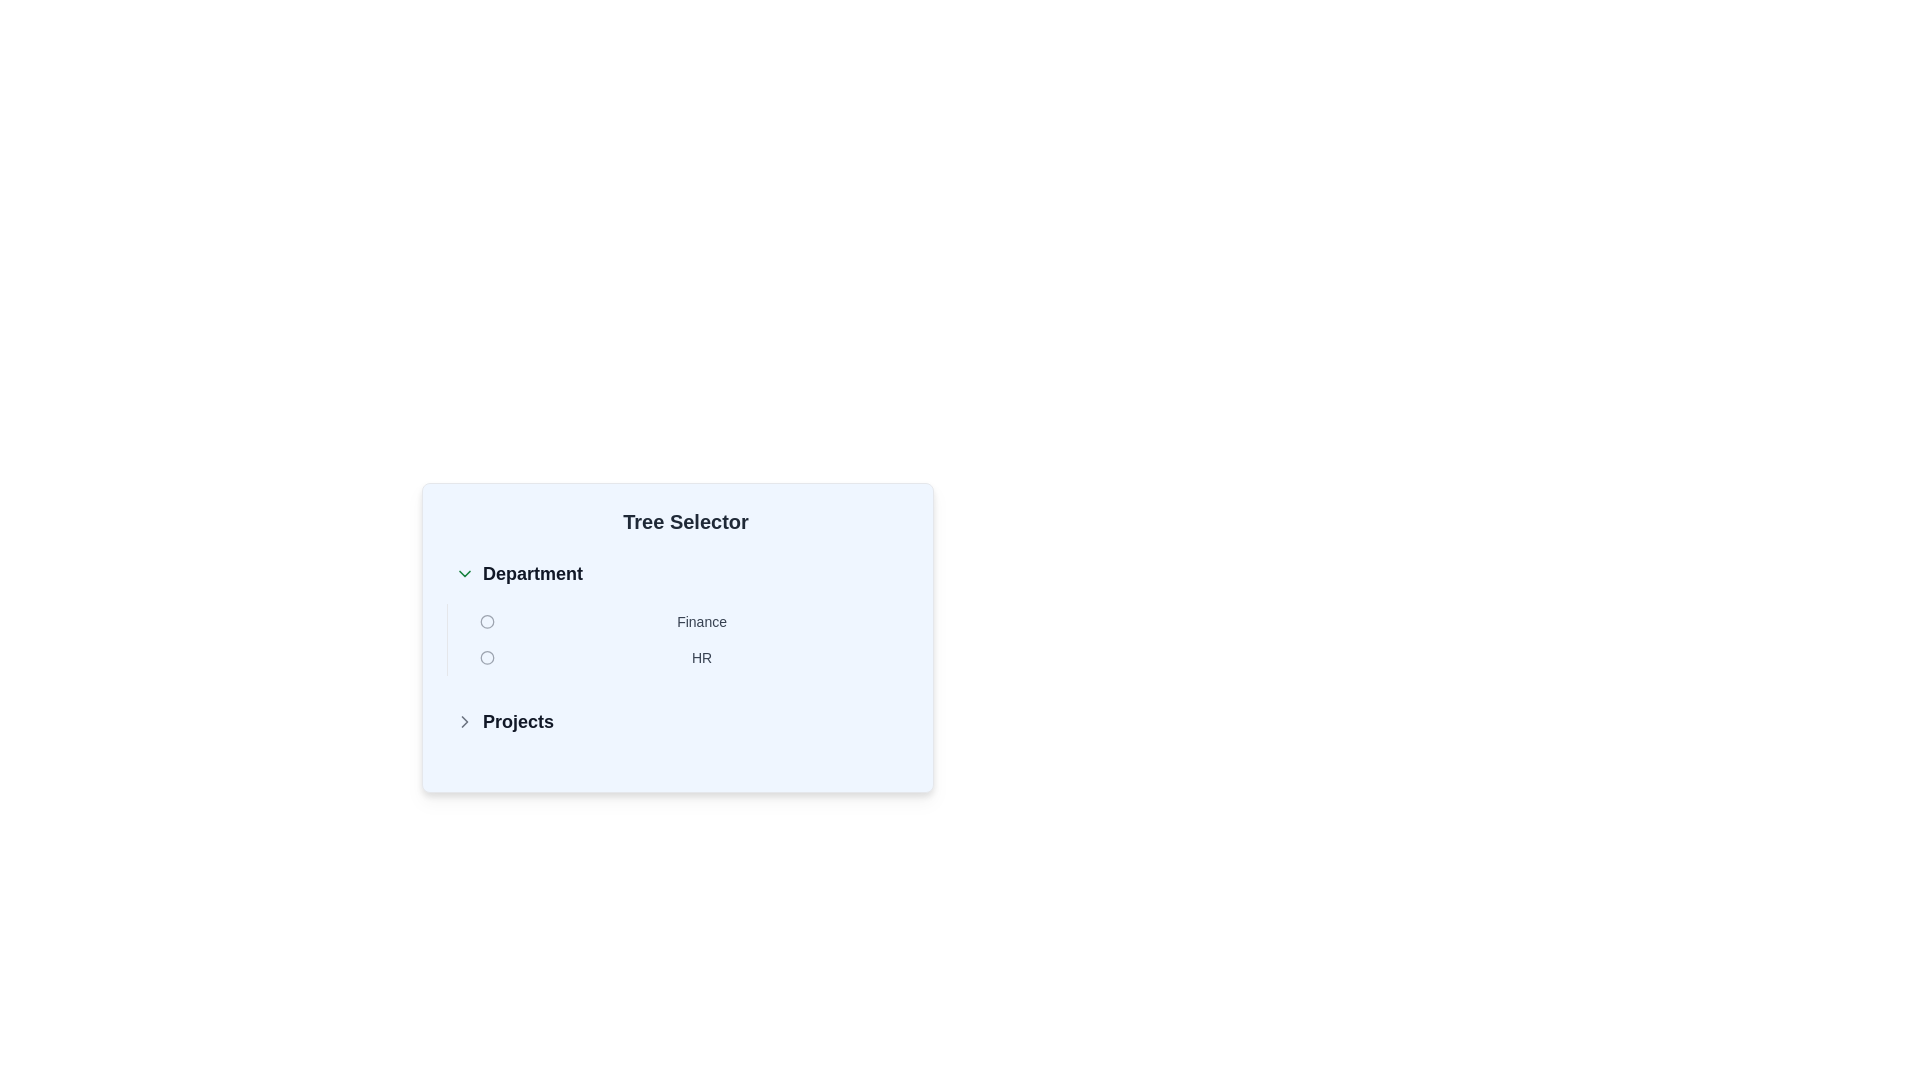  What do you see at coordinates (532, 574) in the screenshot?
I see `text of the label indicating the 'Department' section, which is the first collapsible section in the Tree Selector UI component` at bounding box center [532, 574].